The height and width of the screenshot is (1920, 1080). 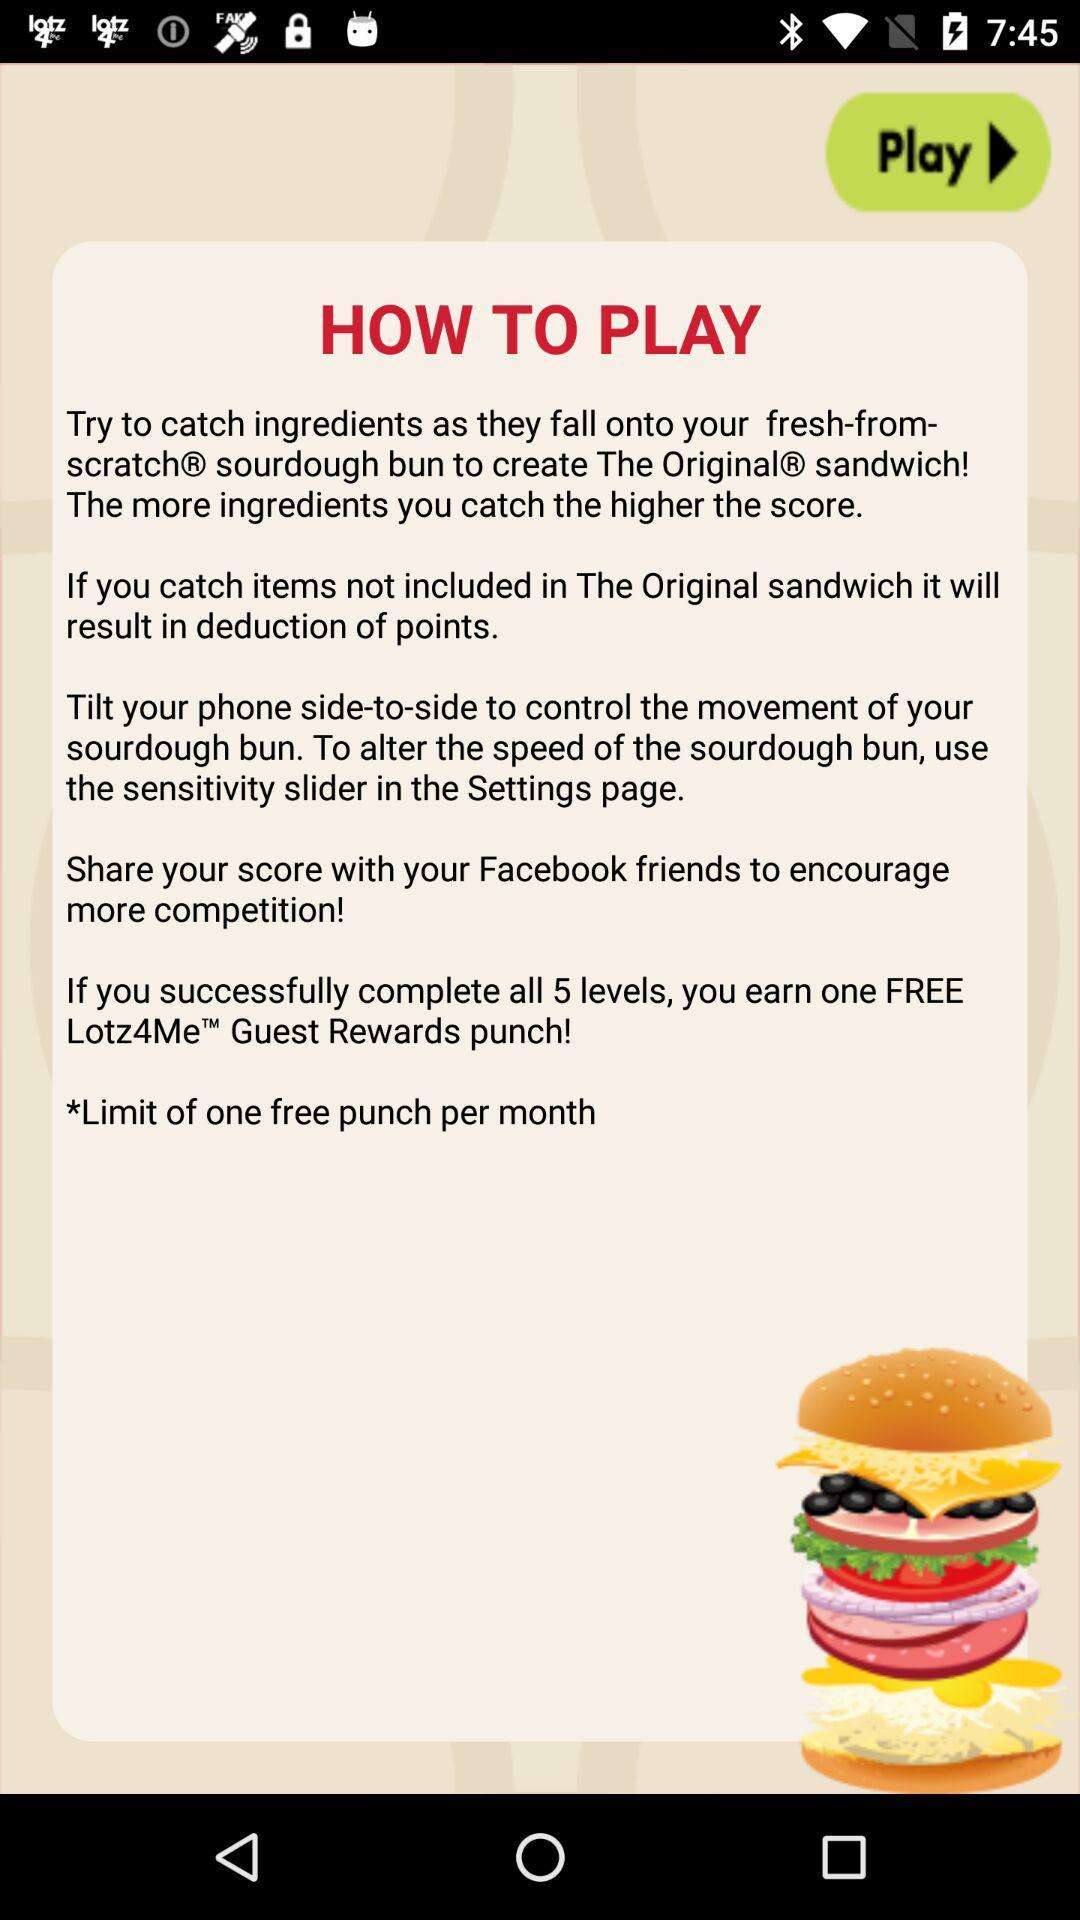 I want to click on start playing, so click(x=938, y=151).